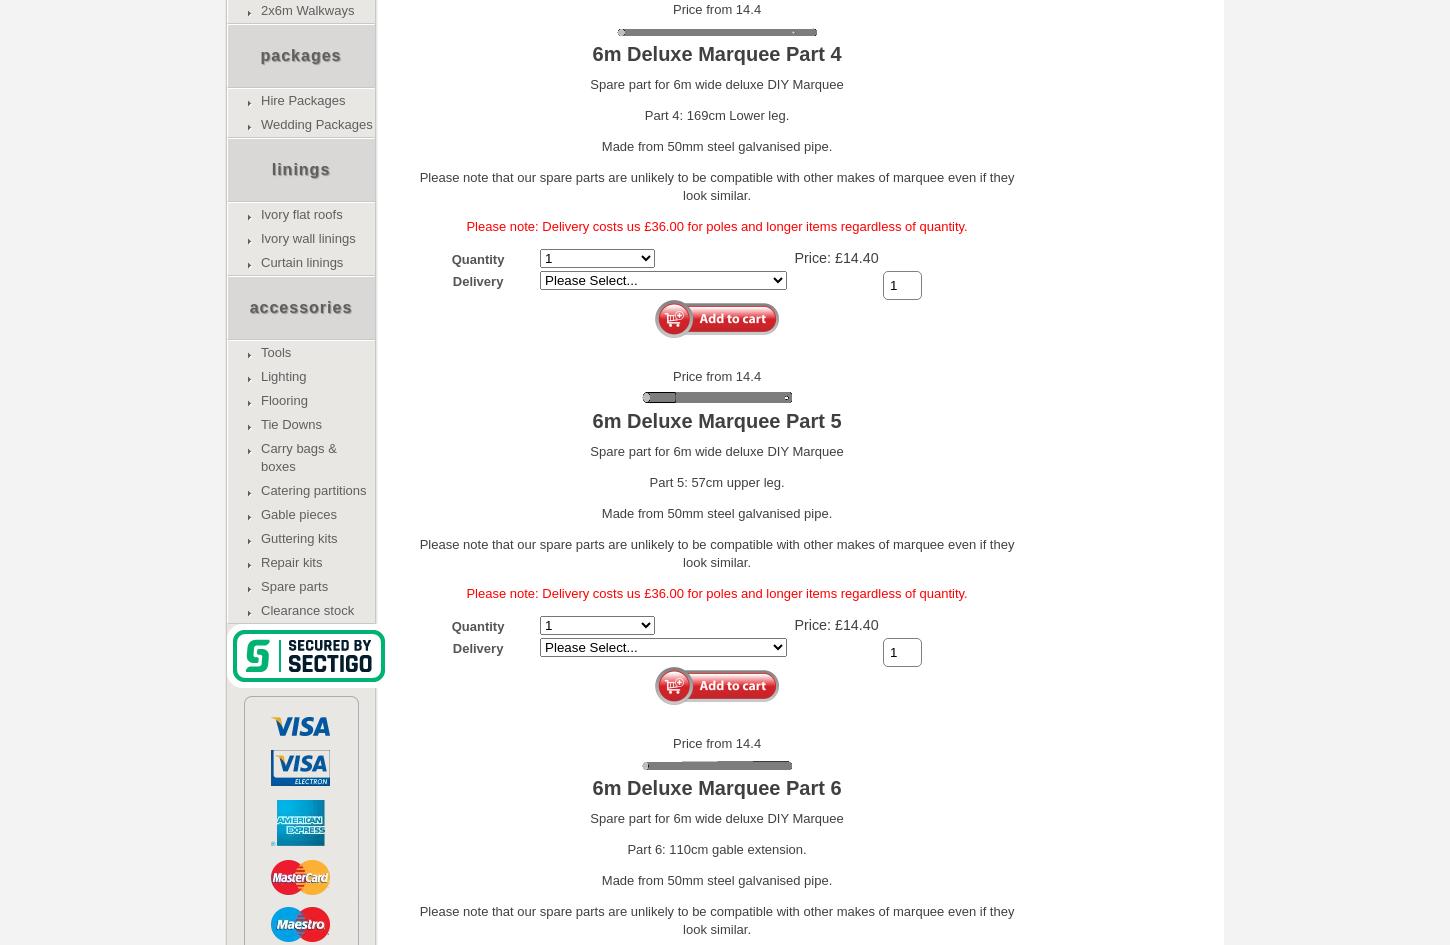  What do you see at coordinates (275, 351) in the screenshot?
I see `'Tools'` at bounding box center [275, 351].